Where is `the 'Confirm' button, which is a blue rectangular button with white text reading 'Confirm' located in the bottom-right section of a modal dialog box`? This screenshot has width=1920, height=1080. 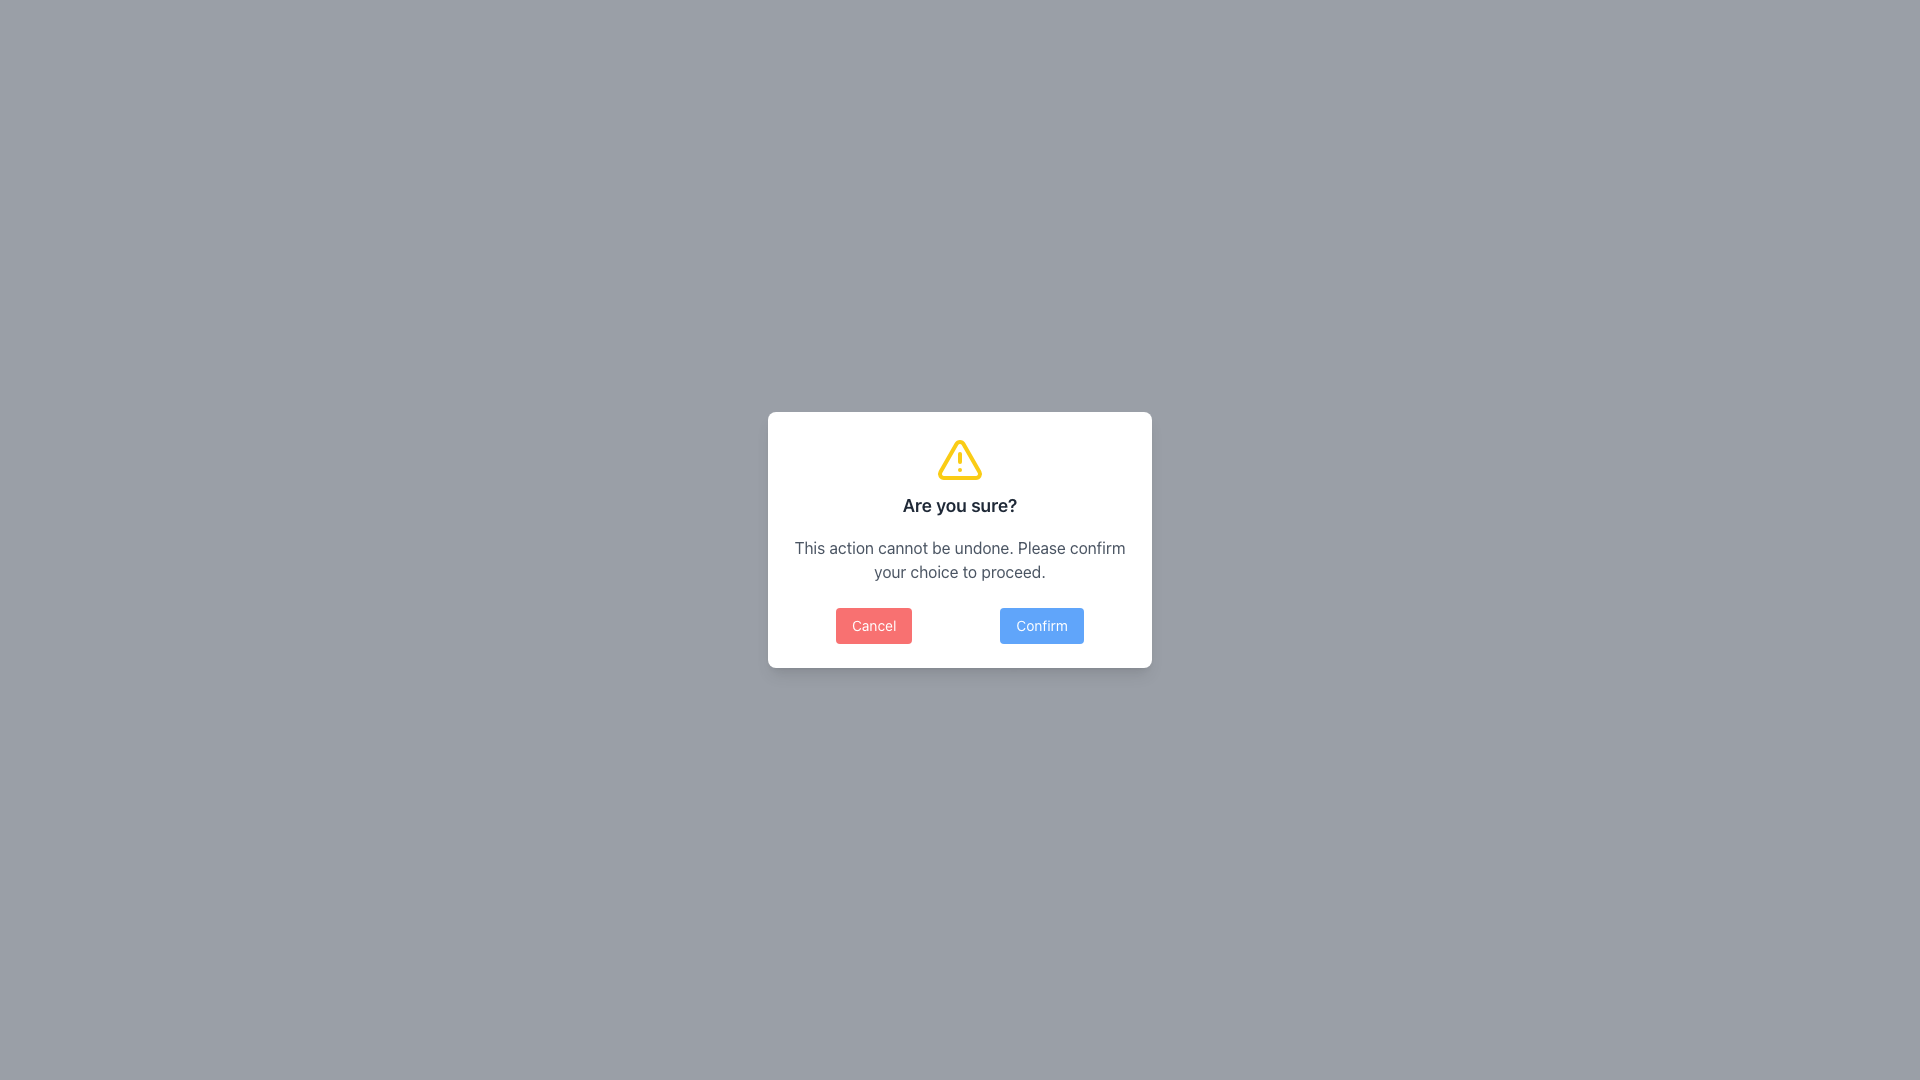
the 'Confirm' button, which is a blue rectangular button with white text reading 'Confirm' located in the bottom-right section of a modal dialog box is located at coordinates (1041, 624).